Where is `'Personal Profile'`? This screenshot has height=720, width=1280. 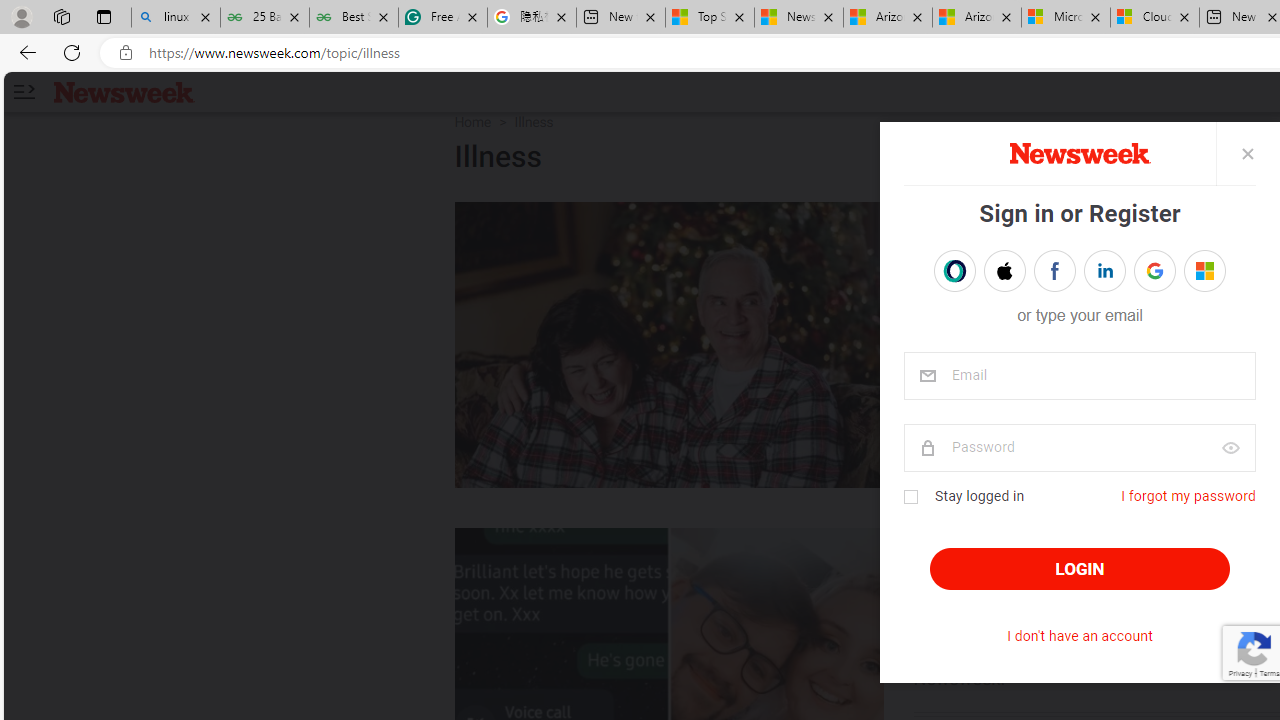
'Personal Profile' is located at coordinates (21, 16).